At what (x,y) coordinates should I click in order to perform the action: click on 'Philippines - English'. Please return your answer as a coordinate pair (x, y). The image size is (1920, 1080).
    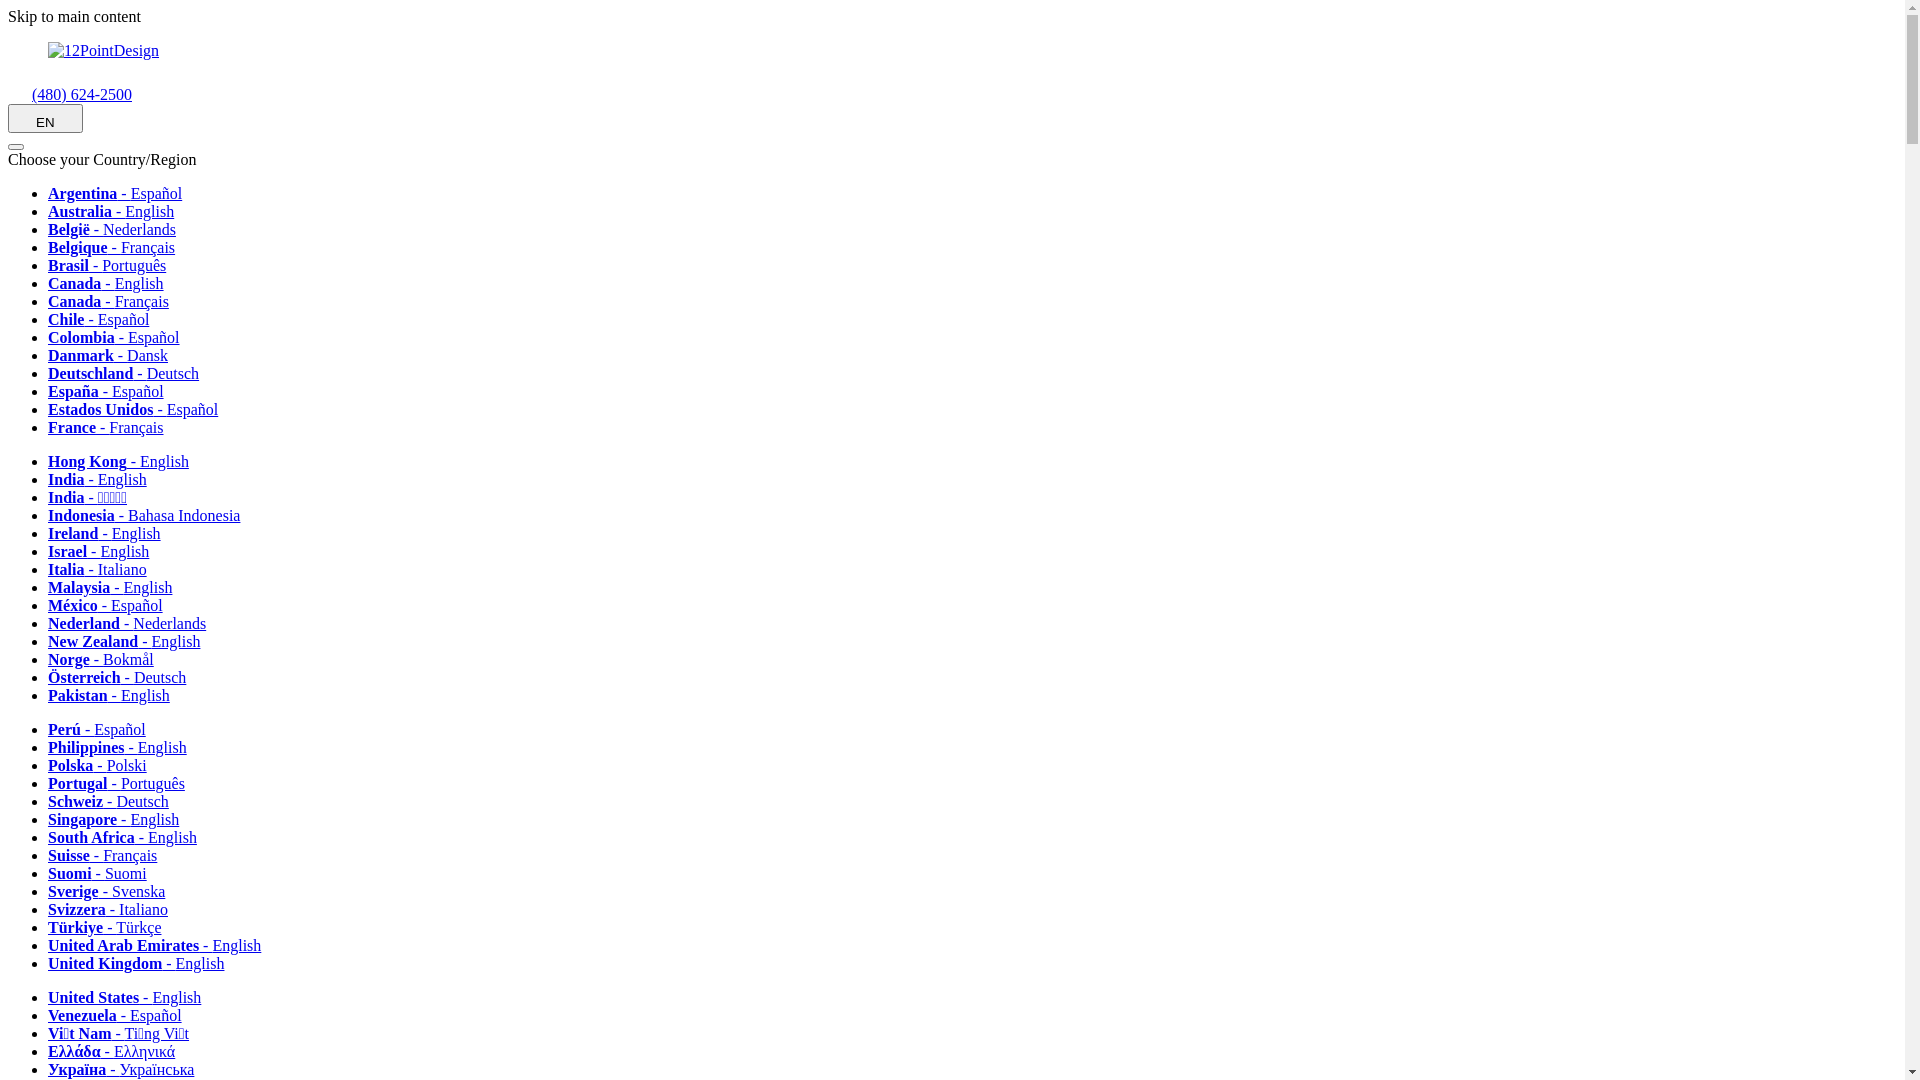
    Looking at the image, I should click on (123, 747).